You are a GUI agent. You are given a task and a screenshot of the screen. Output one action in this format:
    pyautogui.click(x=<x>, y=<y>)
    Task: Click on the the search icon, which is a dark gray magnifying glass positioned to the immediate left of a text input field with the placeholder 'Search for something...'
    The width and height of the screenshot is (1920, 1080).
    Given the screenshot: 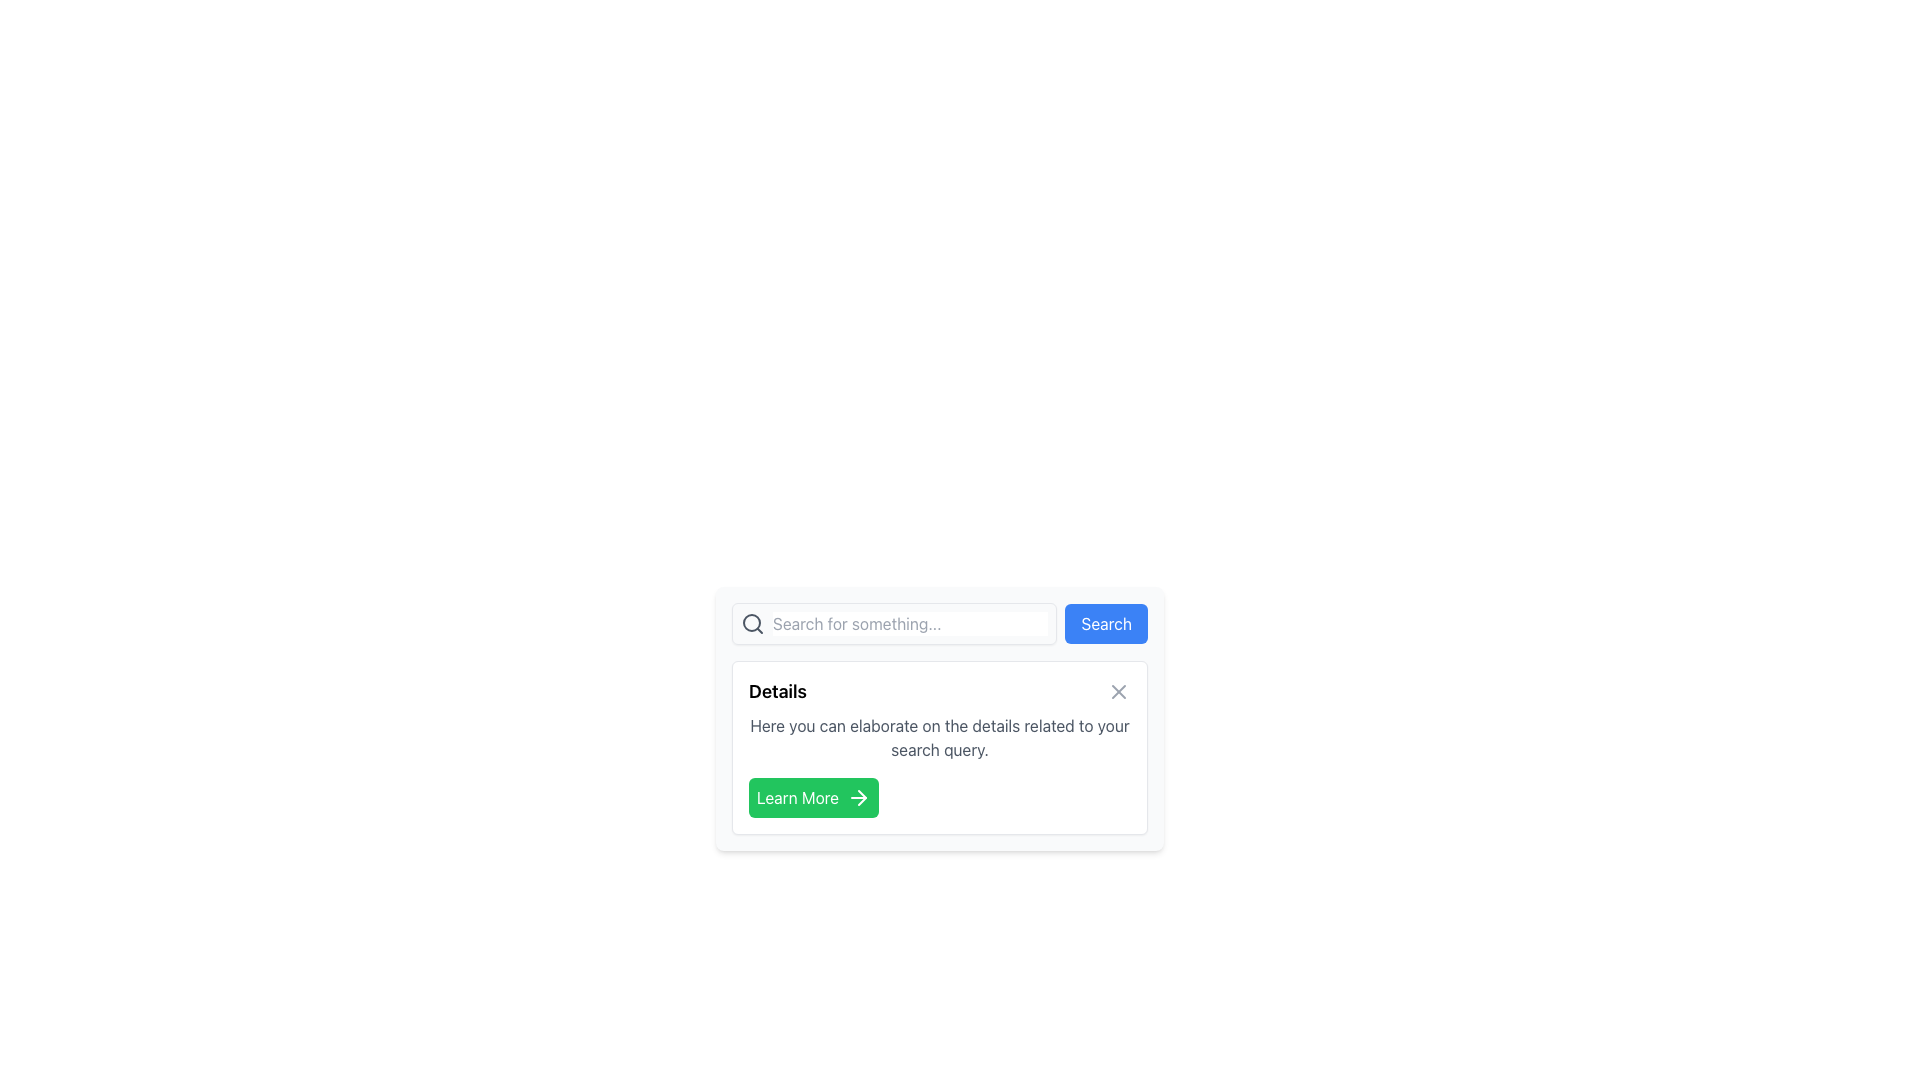 What is the action you would take?
    pyautogui.click(x=752, y=623)
    